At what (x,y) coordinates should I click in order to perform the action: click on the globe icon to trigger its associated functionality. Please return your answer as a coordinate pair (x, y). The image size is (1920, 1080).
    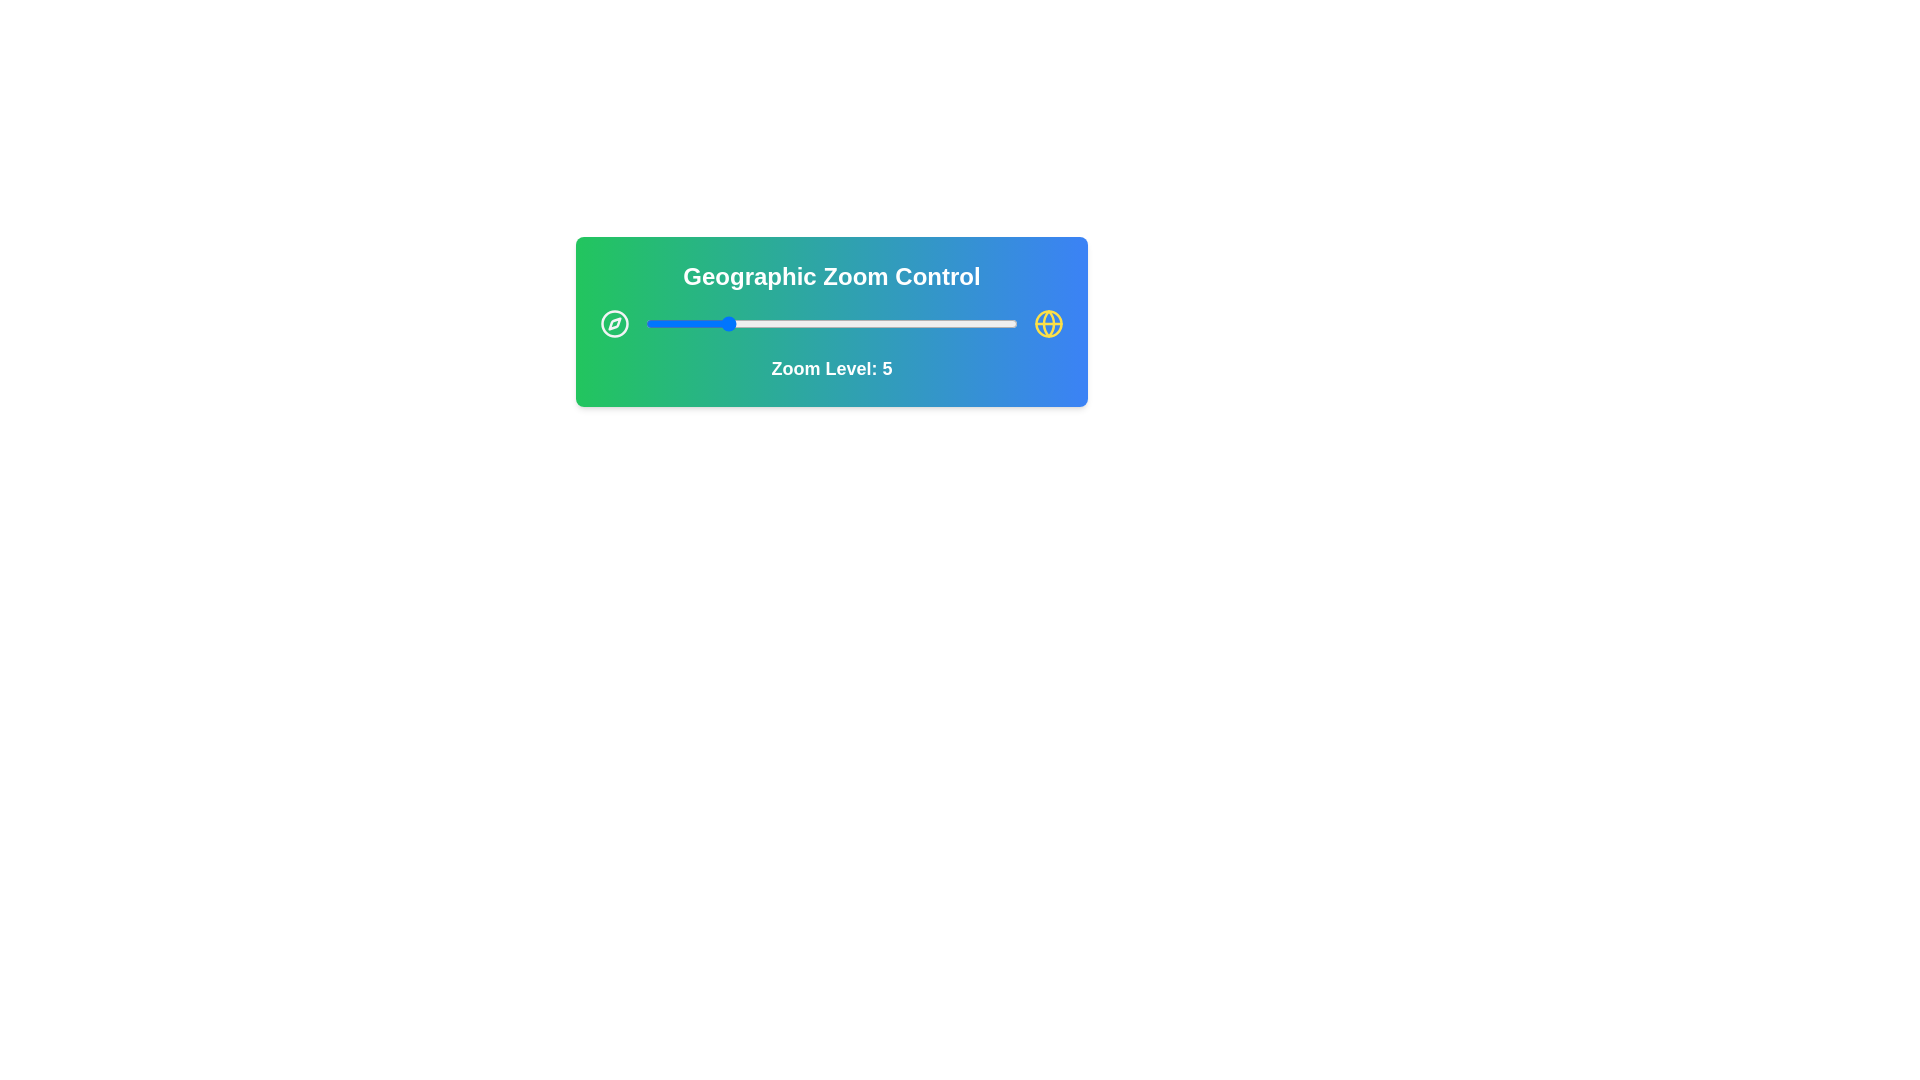
    Looking at the image, I should click on (1048, 323).